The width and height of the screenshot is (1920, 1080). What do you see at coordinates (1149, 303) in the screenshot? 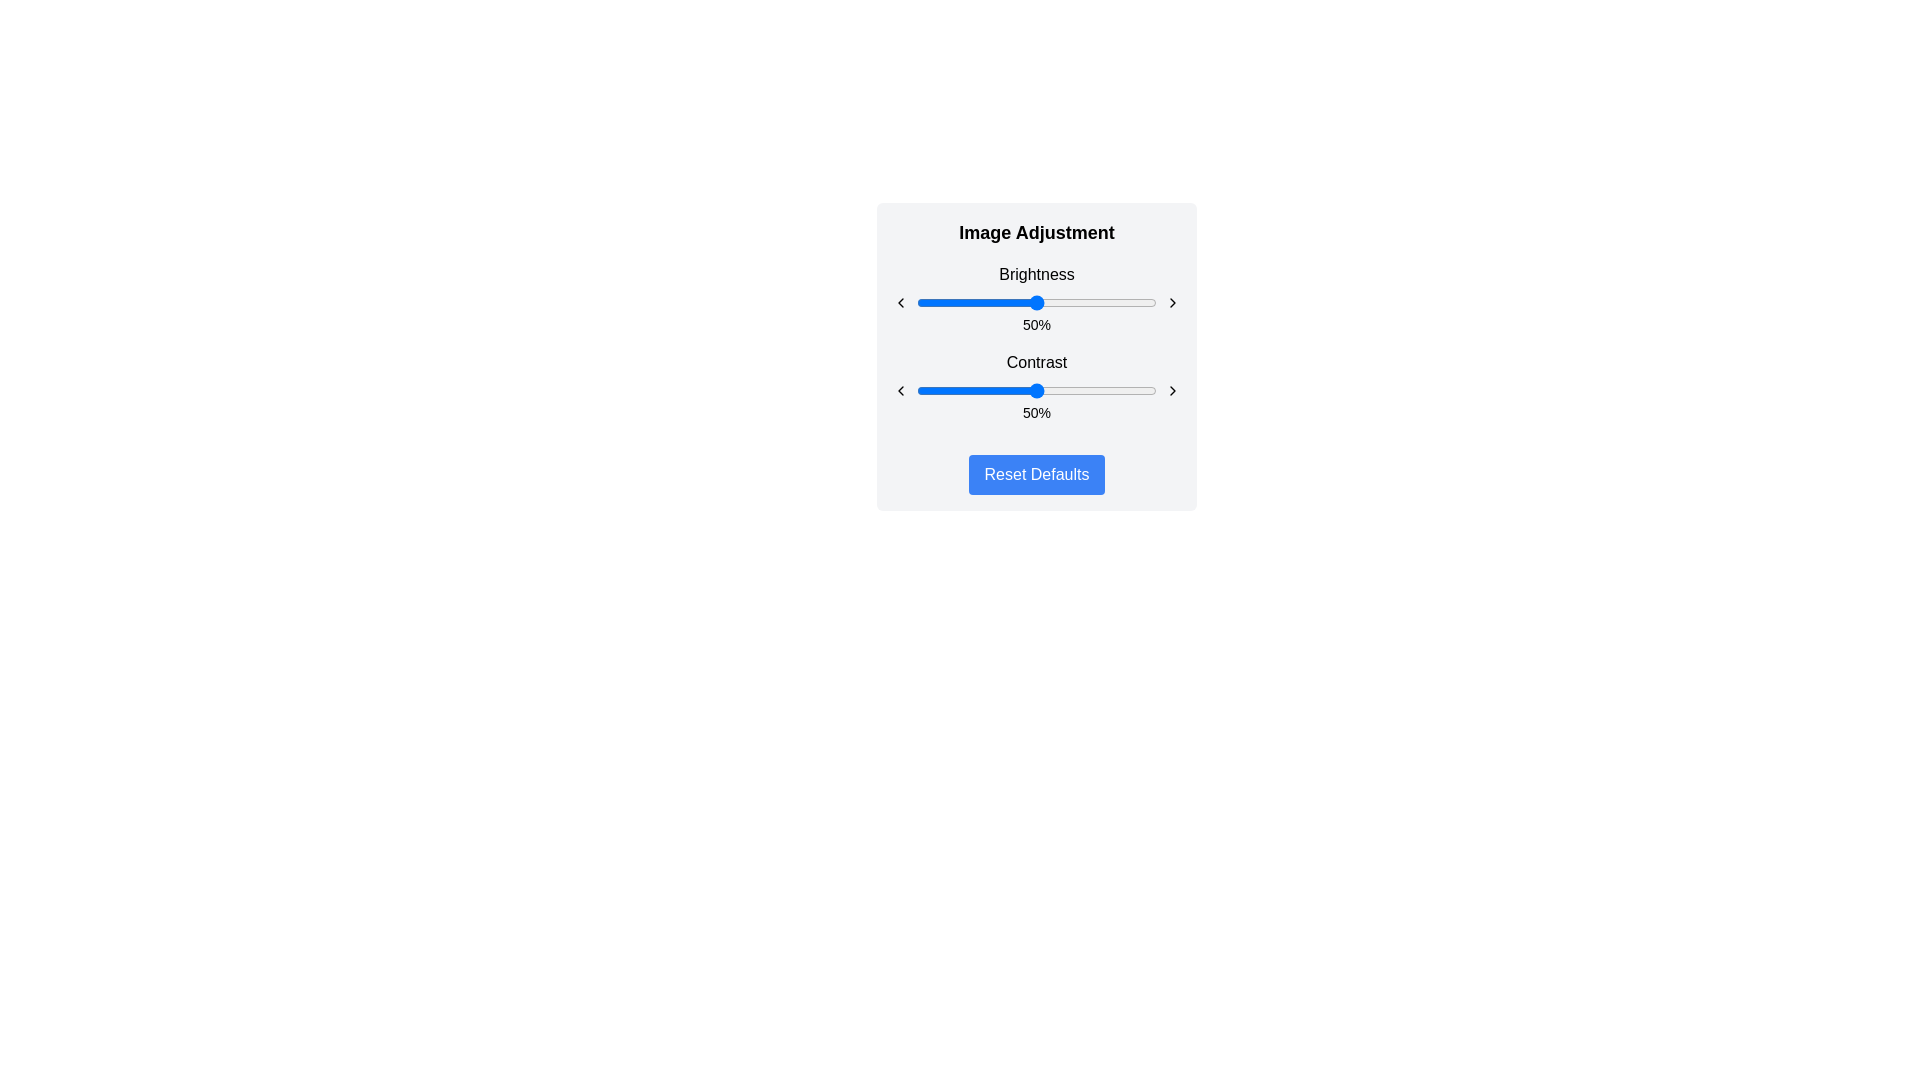
I see `brightness` at bounding box center [1149, 303].